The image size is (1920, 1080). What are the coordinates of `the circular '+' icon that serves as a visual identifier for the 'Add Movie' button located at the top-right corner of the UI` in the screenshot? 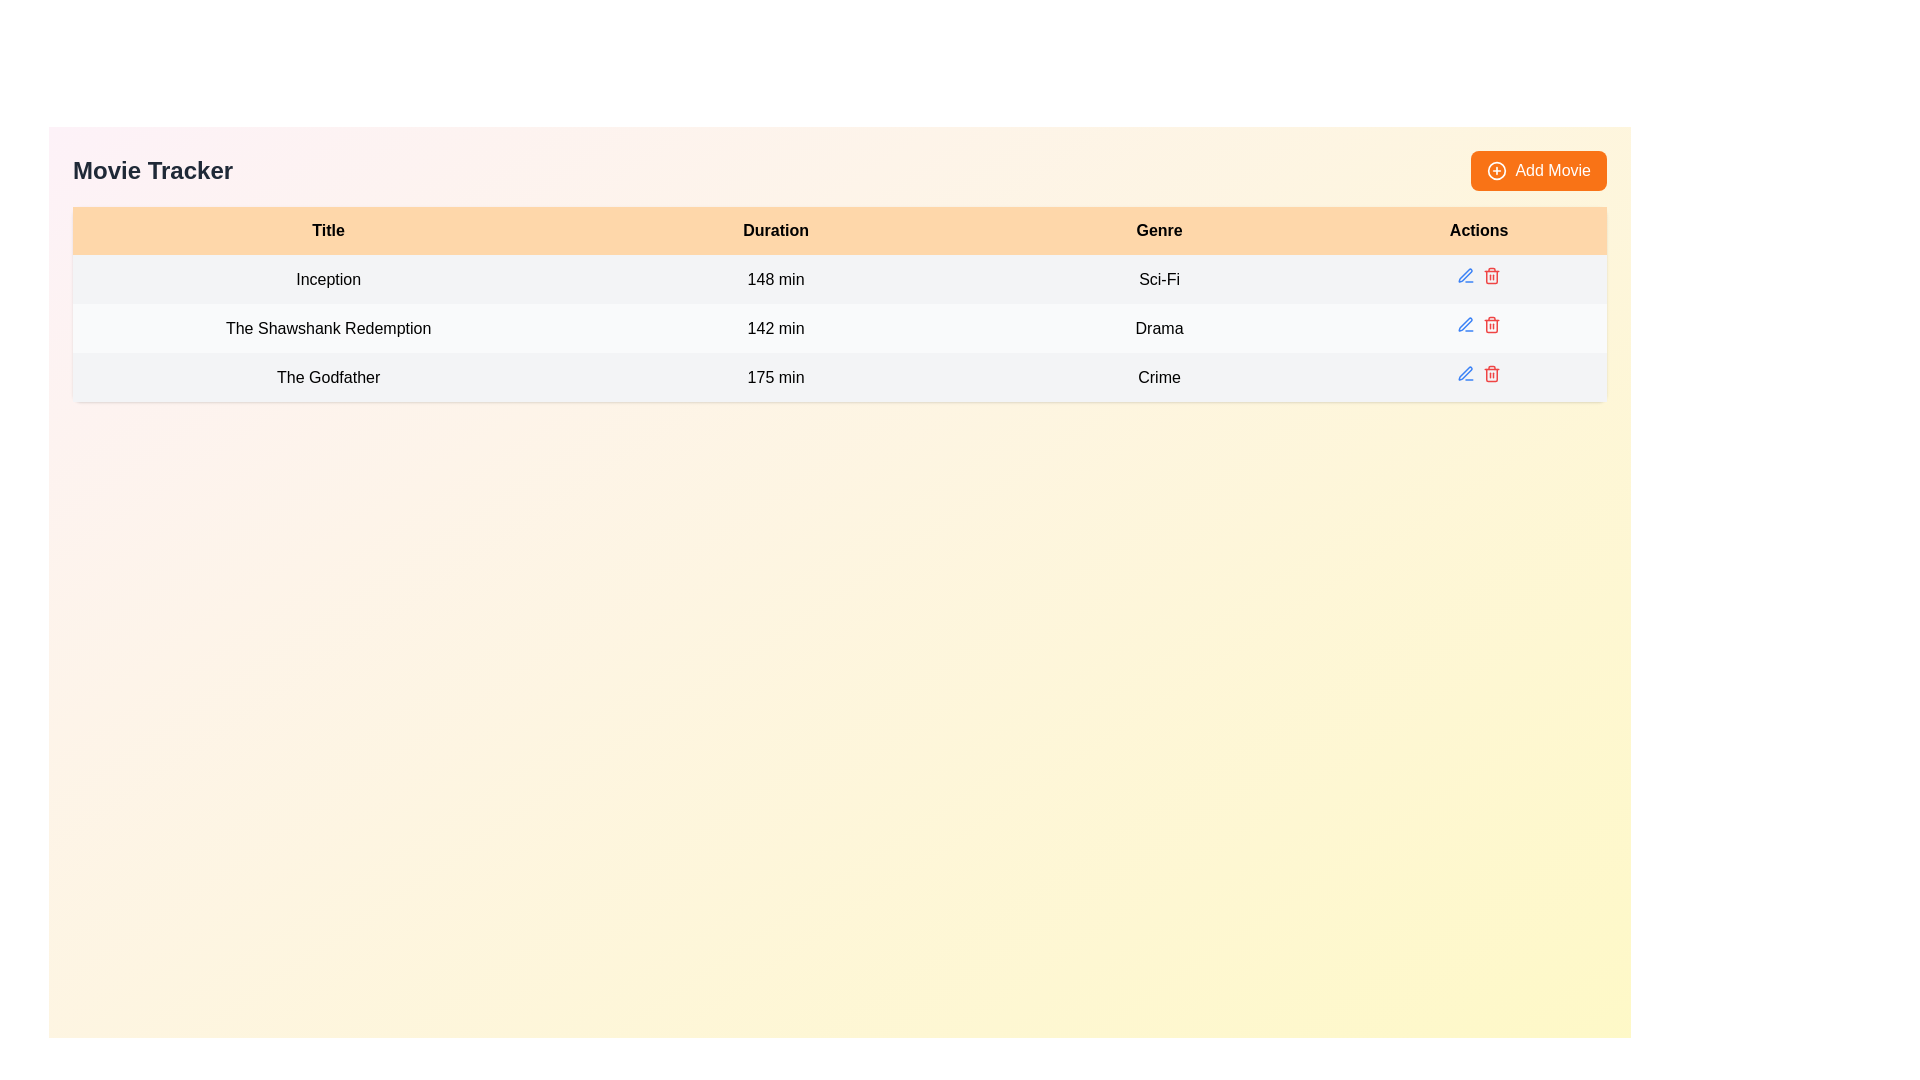 It's located at (1497, 169).